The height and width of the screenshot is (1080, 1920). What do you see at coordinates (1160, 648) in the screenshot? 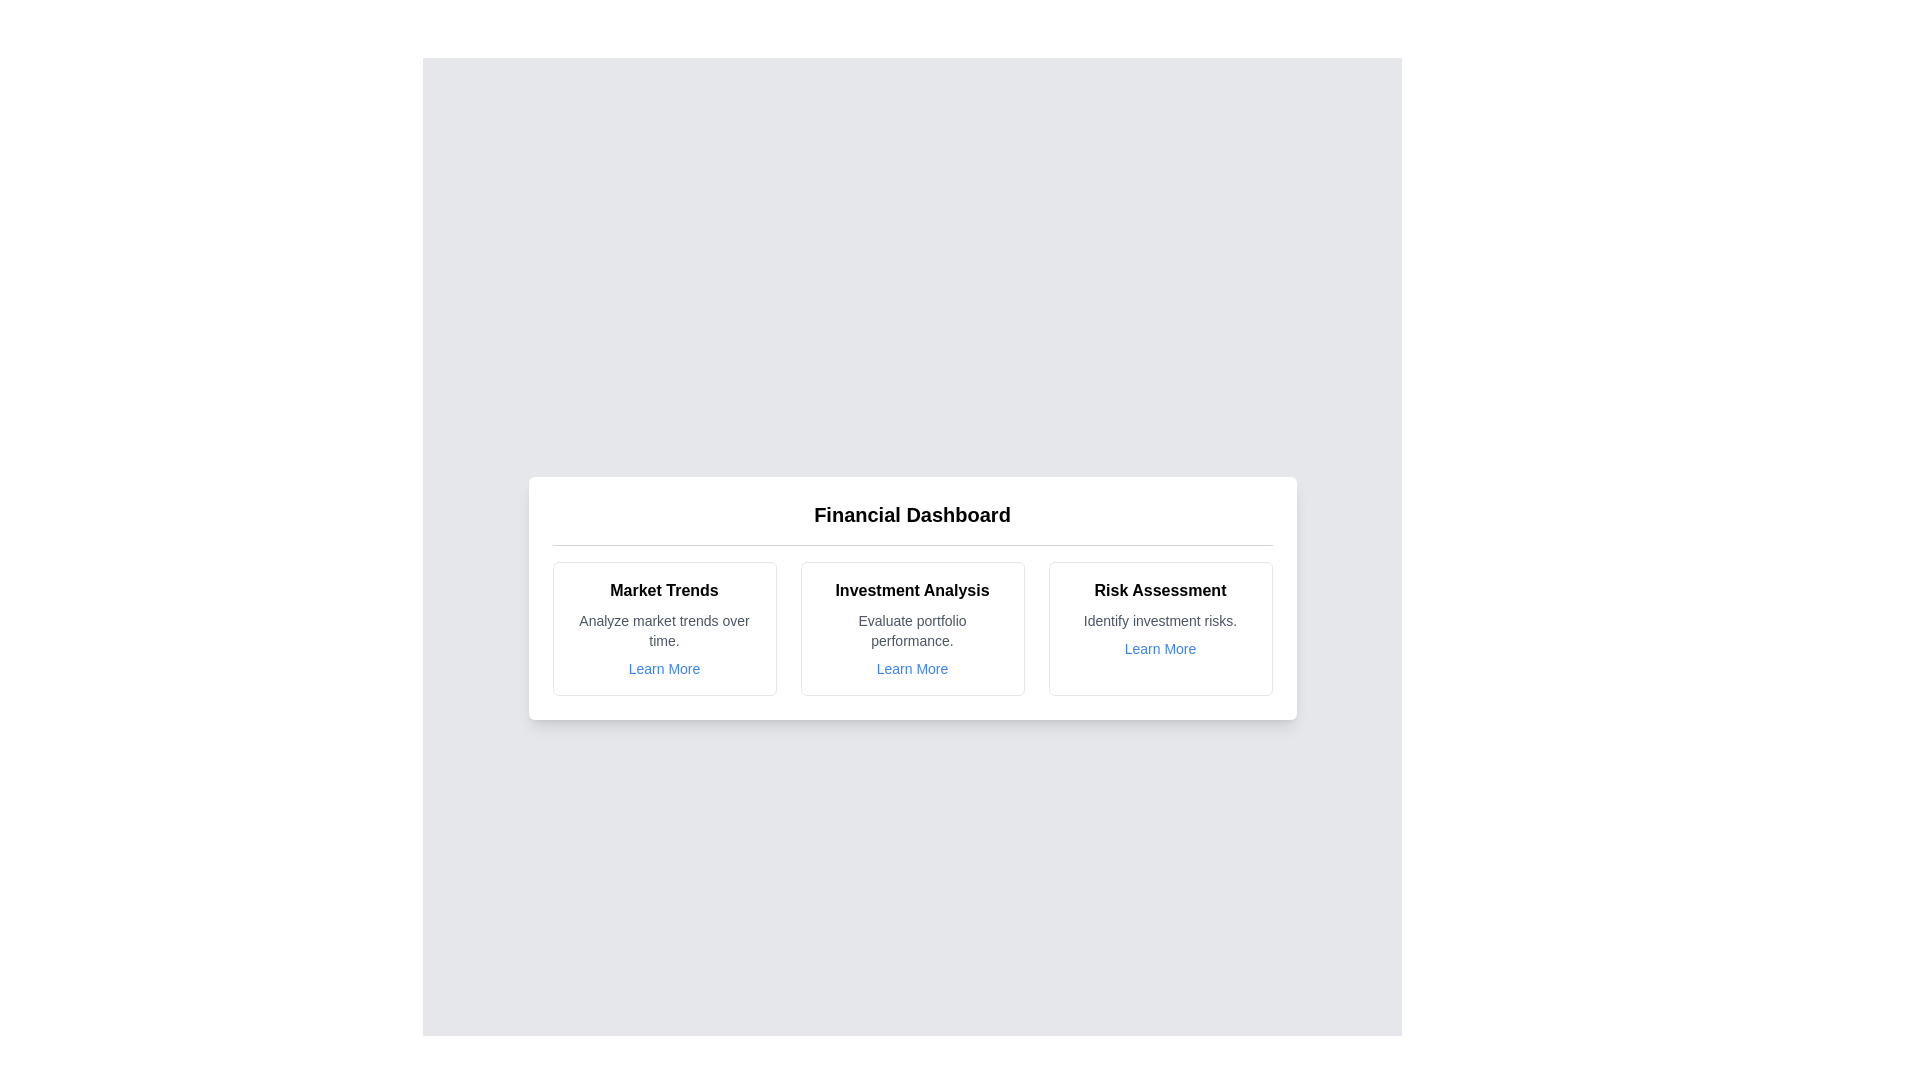
I see `the 'Learn More' link for the Risk Assessment chart card` at bounding box center [1160, 648].